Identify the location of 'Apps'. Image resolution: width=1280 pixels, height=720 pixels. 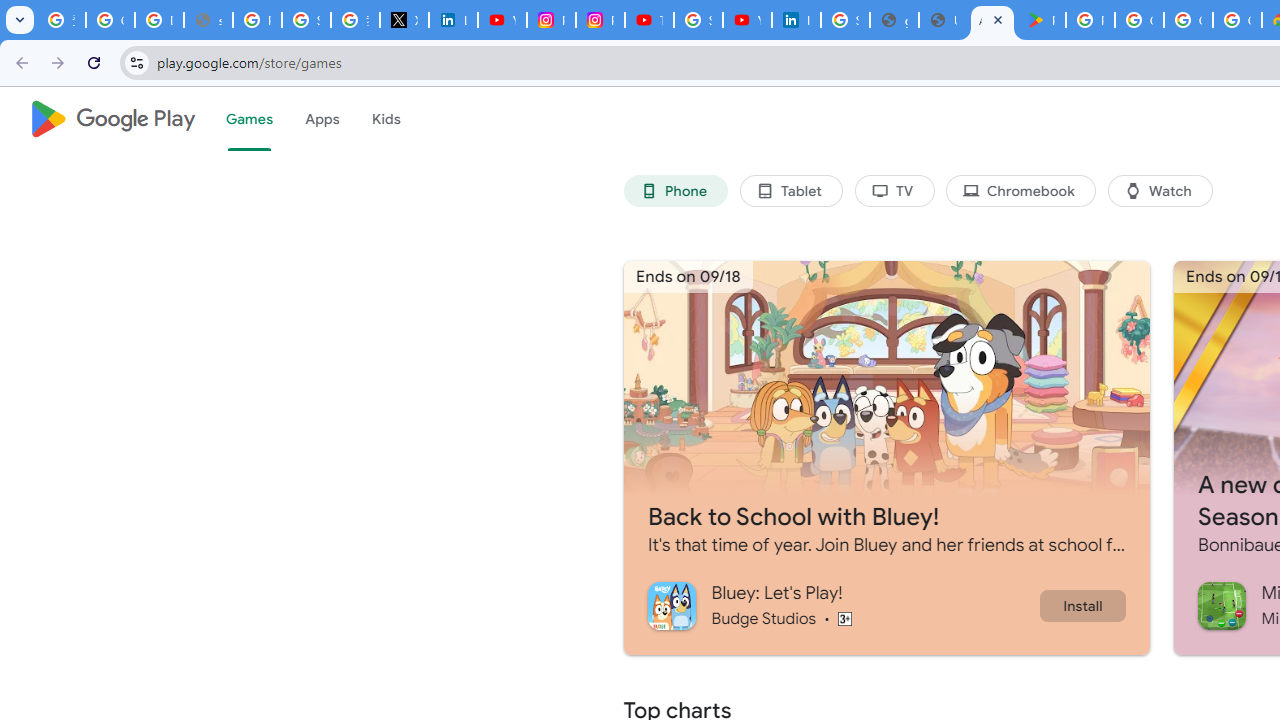
(321, 119).